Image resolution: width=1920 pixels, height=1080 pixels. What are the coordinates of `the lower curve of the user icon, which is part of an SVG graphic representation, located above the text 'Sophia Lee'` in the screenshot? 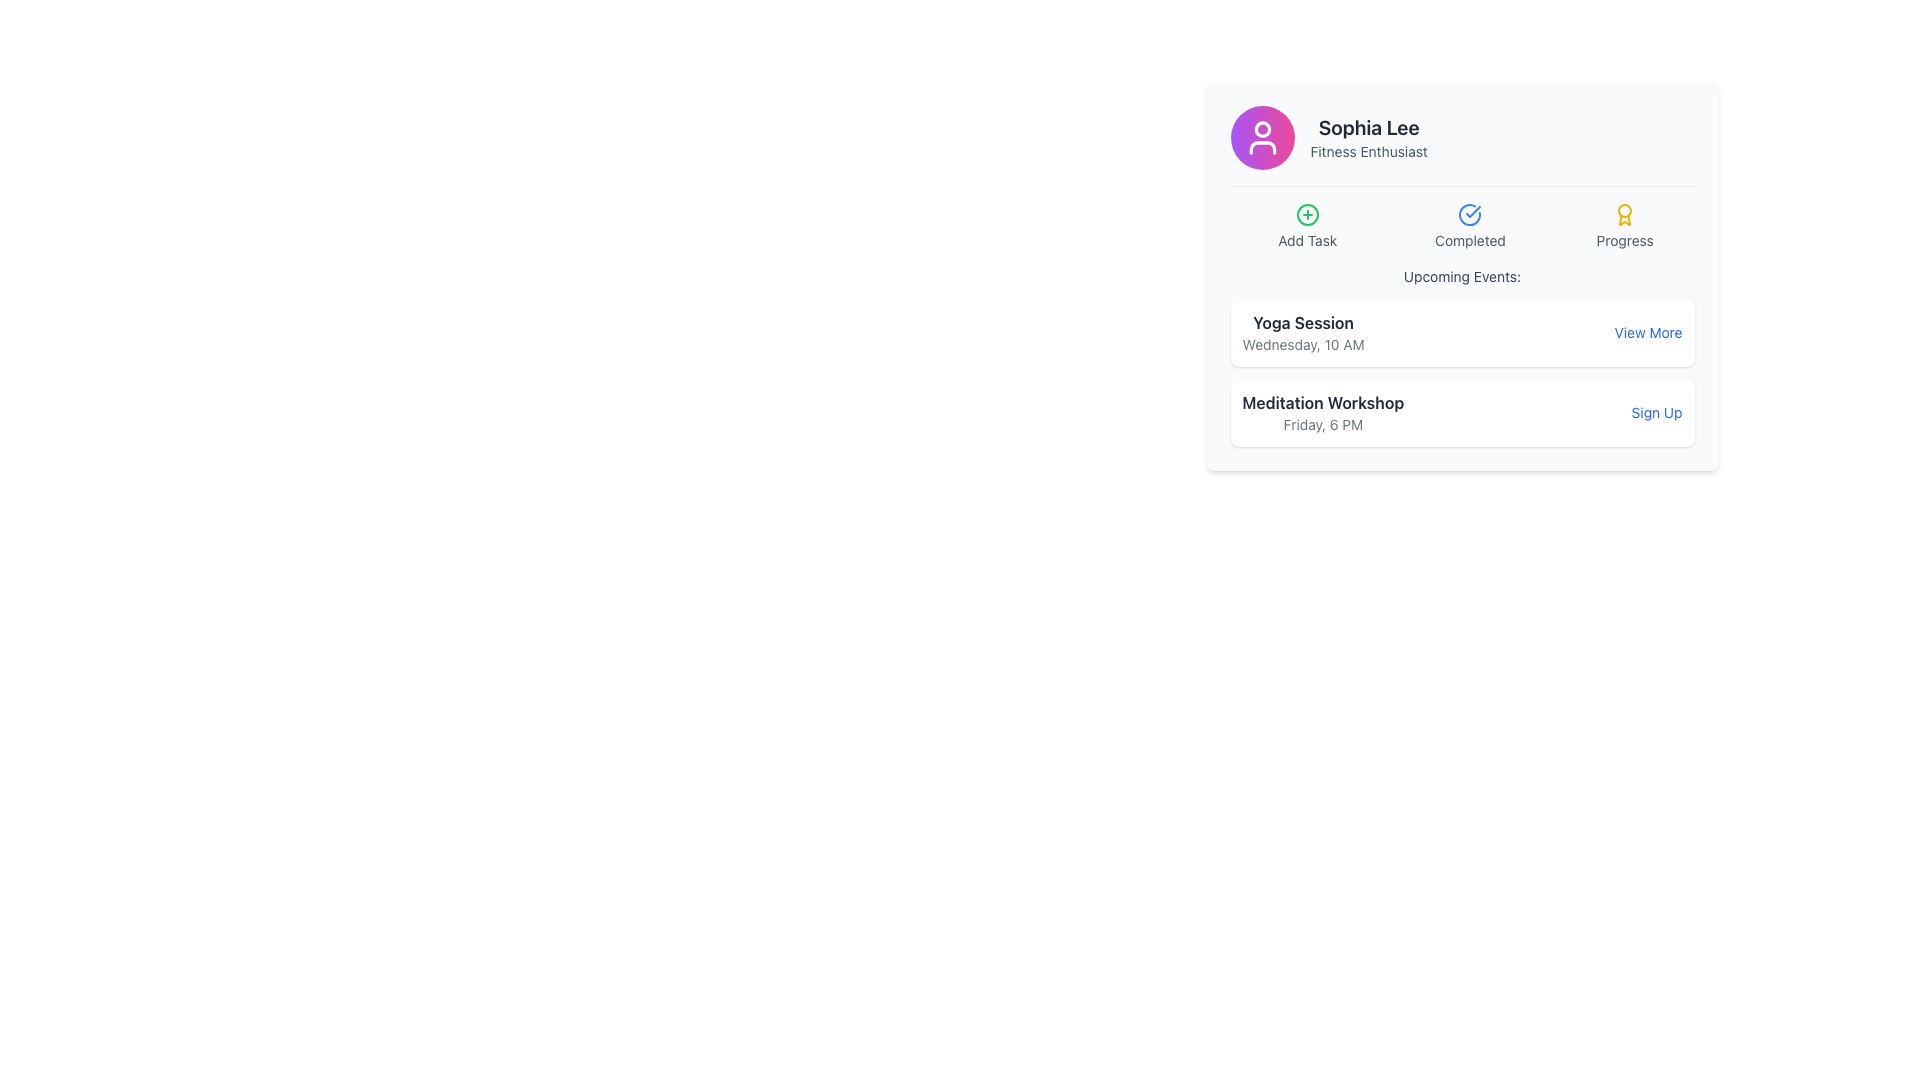 It's located at (1261, 146).